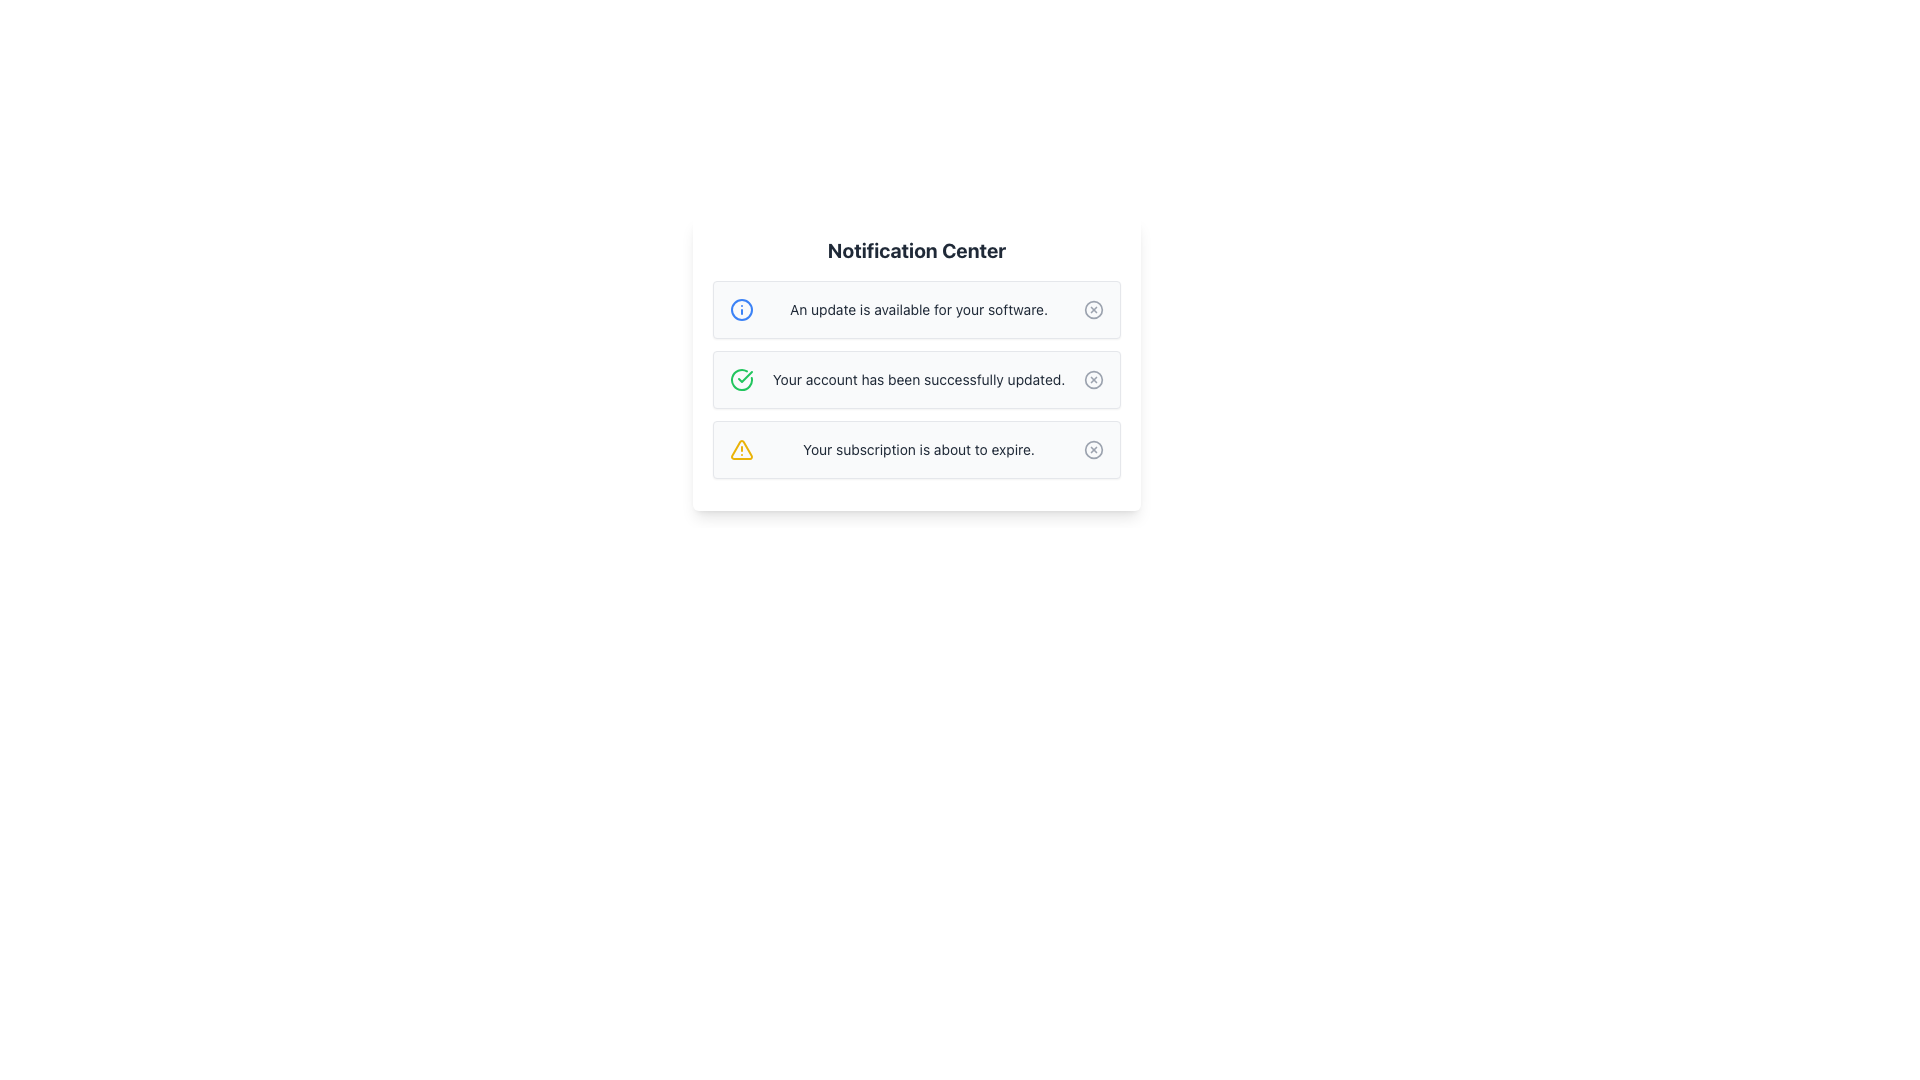 The width and height of the screenshot is (1920, 1080). Describe the element at coordinates (1093, 450) in the screenshot. I see `the Circular close button located at the far-right edge of the notification card titled 'Your subscription is about to expire'` at that location.